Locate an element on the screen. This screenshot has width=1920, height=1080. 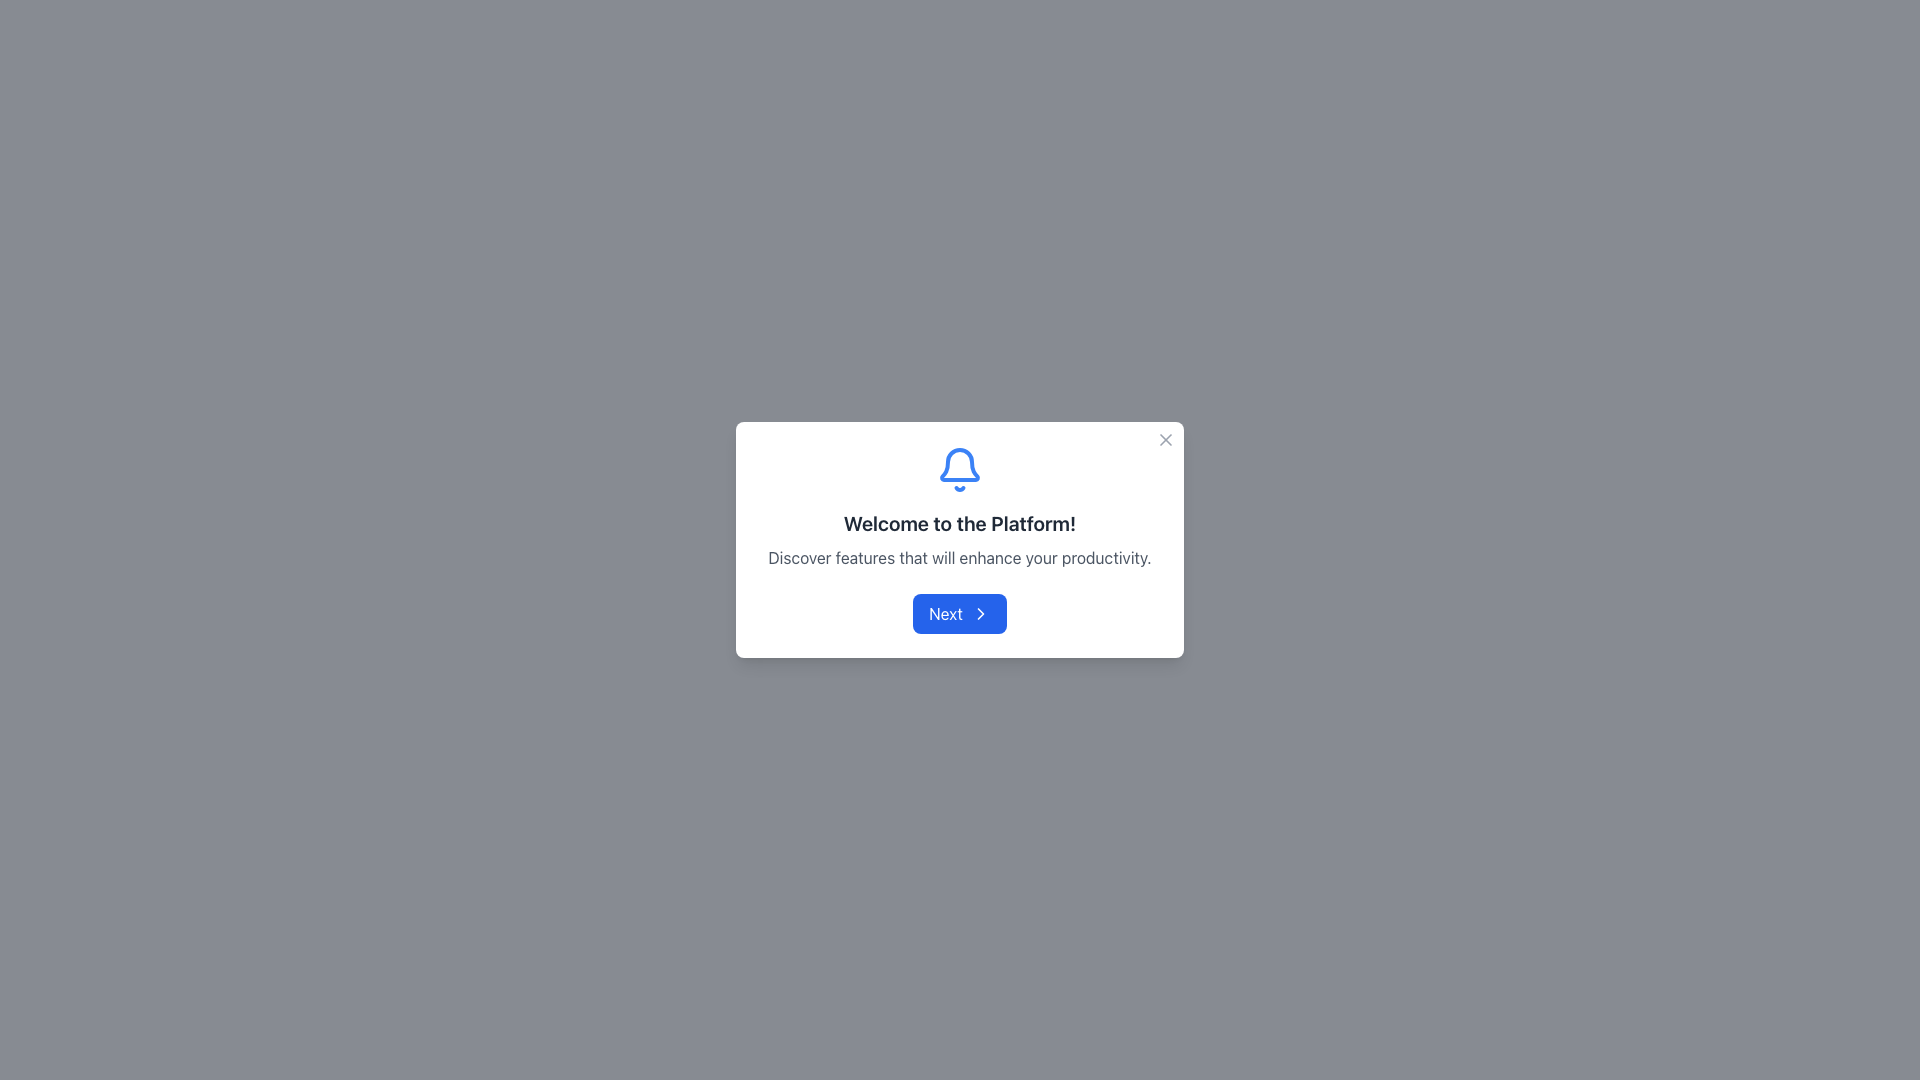
the blue bell-shaped graphical icon that signifies notifications or alerts, located in the upper section of the modal dialog box above the text 'Welcome to the Platform!' is located at coordinates (960, 465).